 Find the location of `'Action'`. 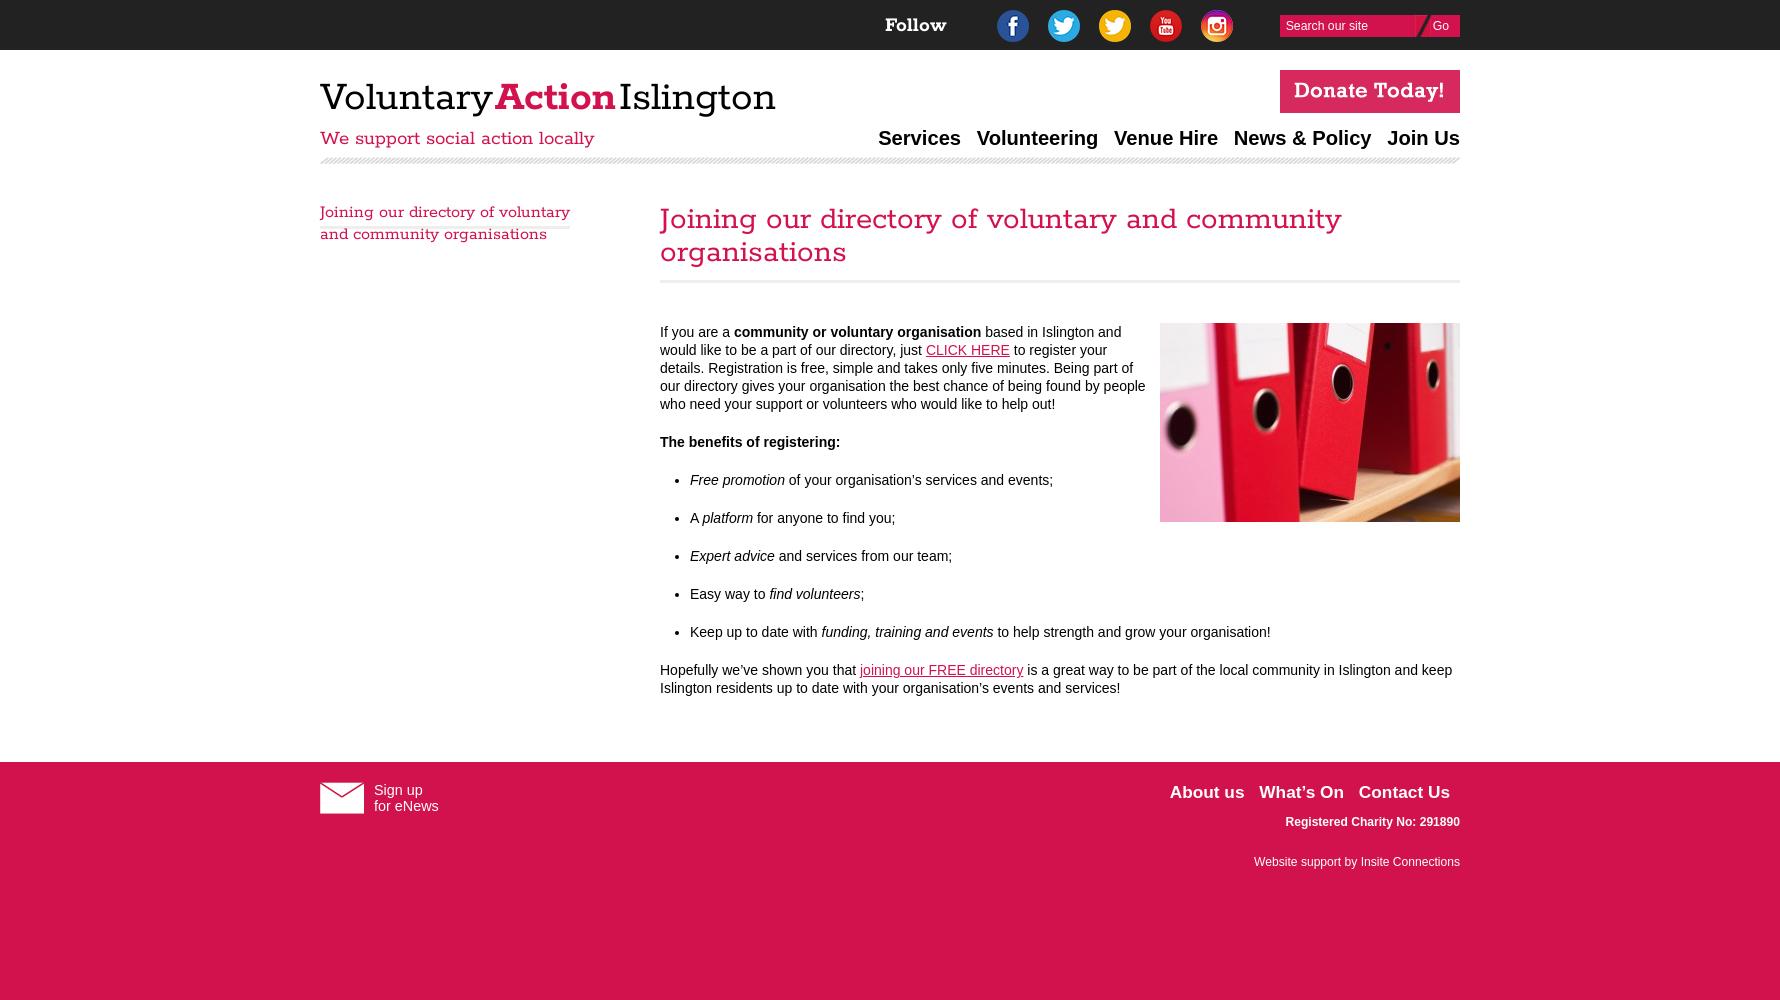

'Action' is located at coordinates (554, 97).